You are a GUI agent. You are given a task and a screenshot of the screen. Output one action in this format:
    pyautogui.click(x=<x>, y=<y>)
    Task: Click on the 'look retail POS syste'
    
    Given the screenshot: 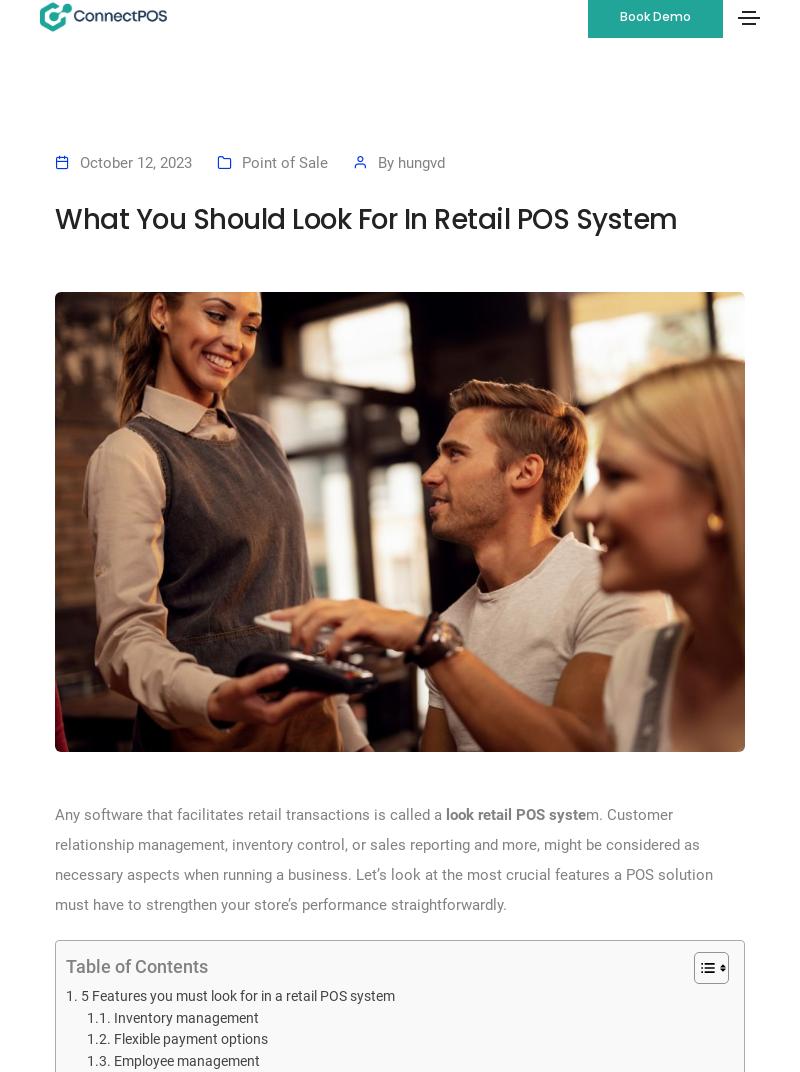 What is the action you would take?
    pyautogui.click(x=515, y=814)
    